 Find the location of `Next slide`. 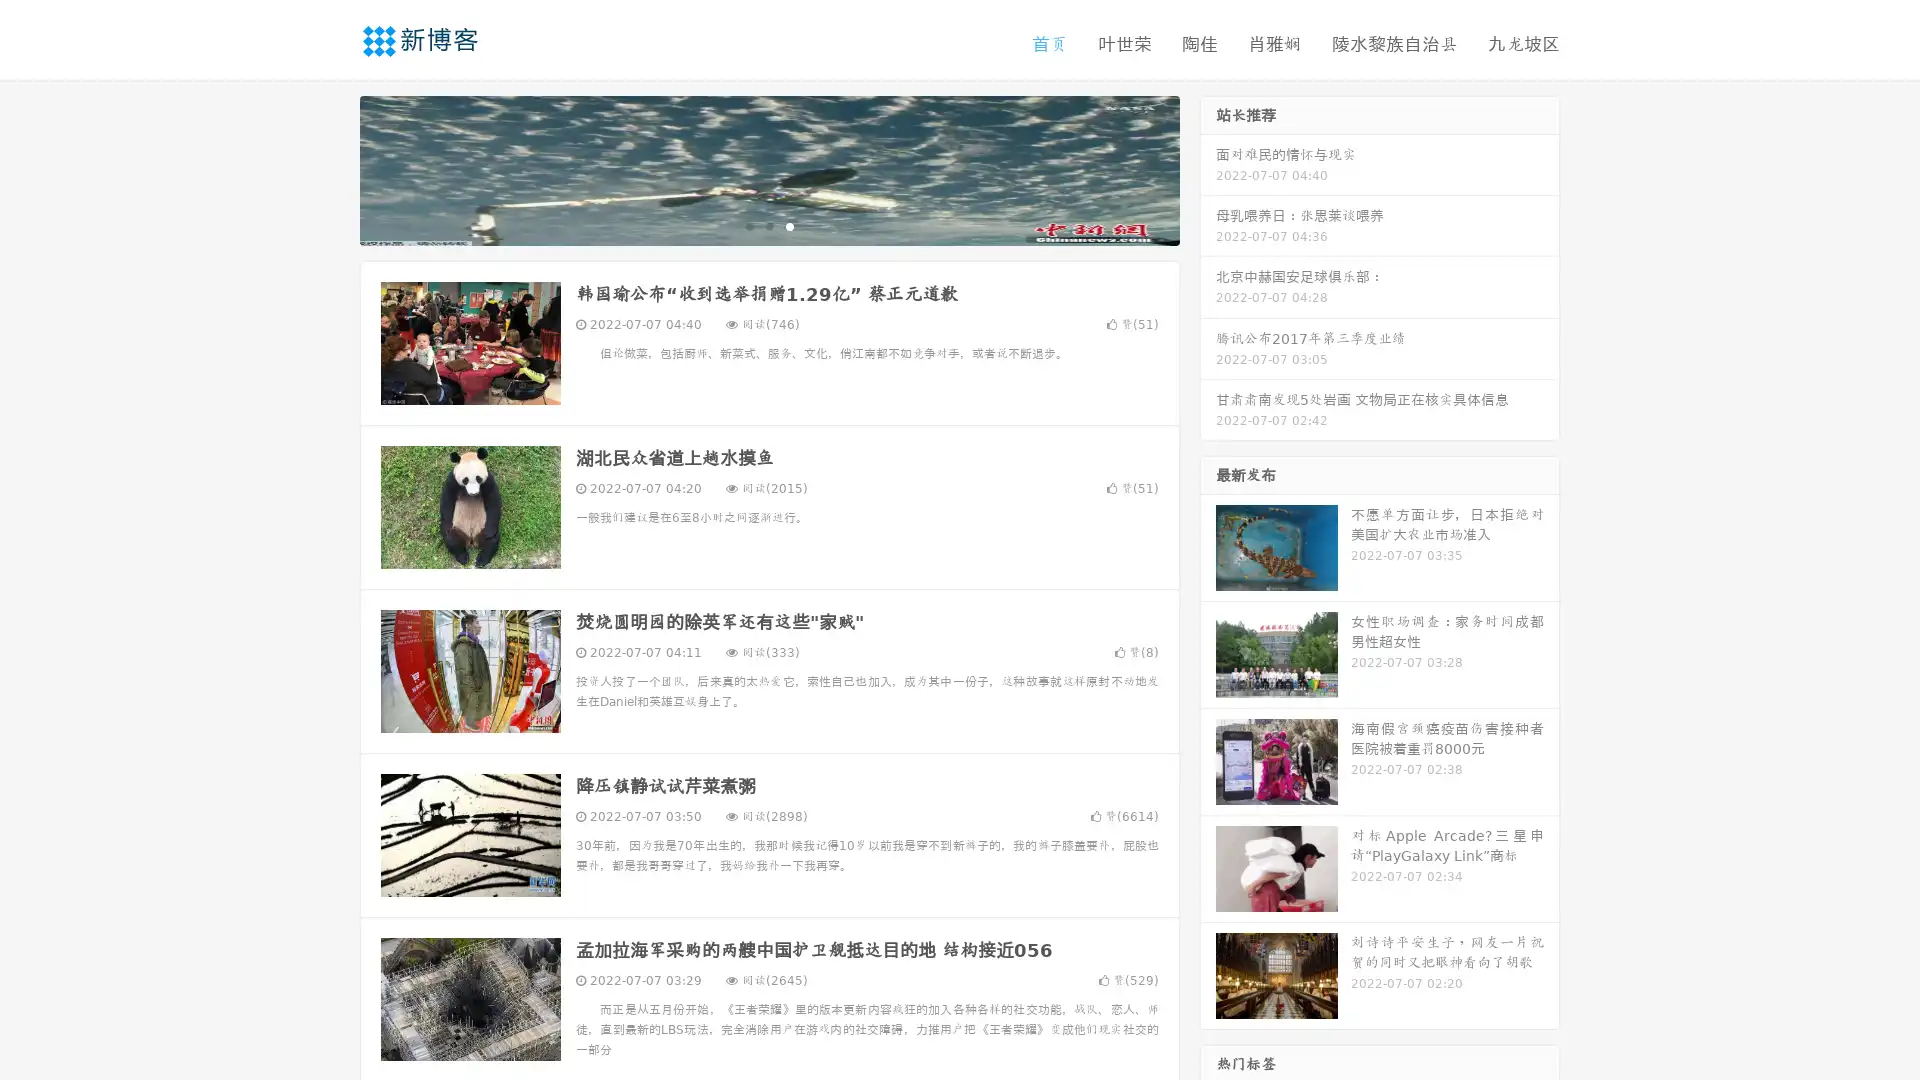

Next slide is located at coordinates (1208, 168).